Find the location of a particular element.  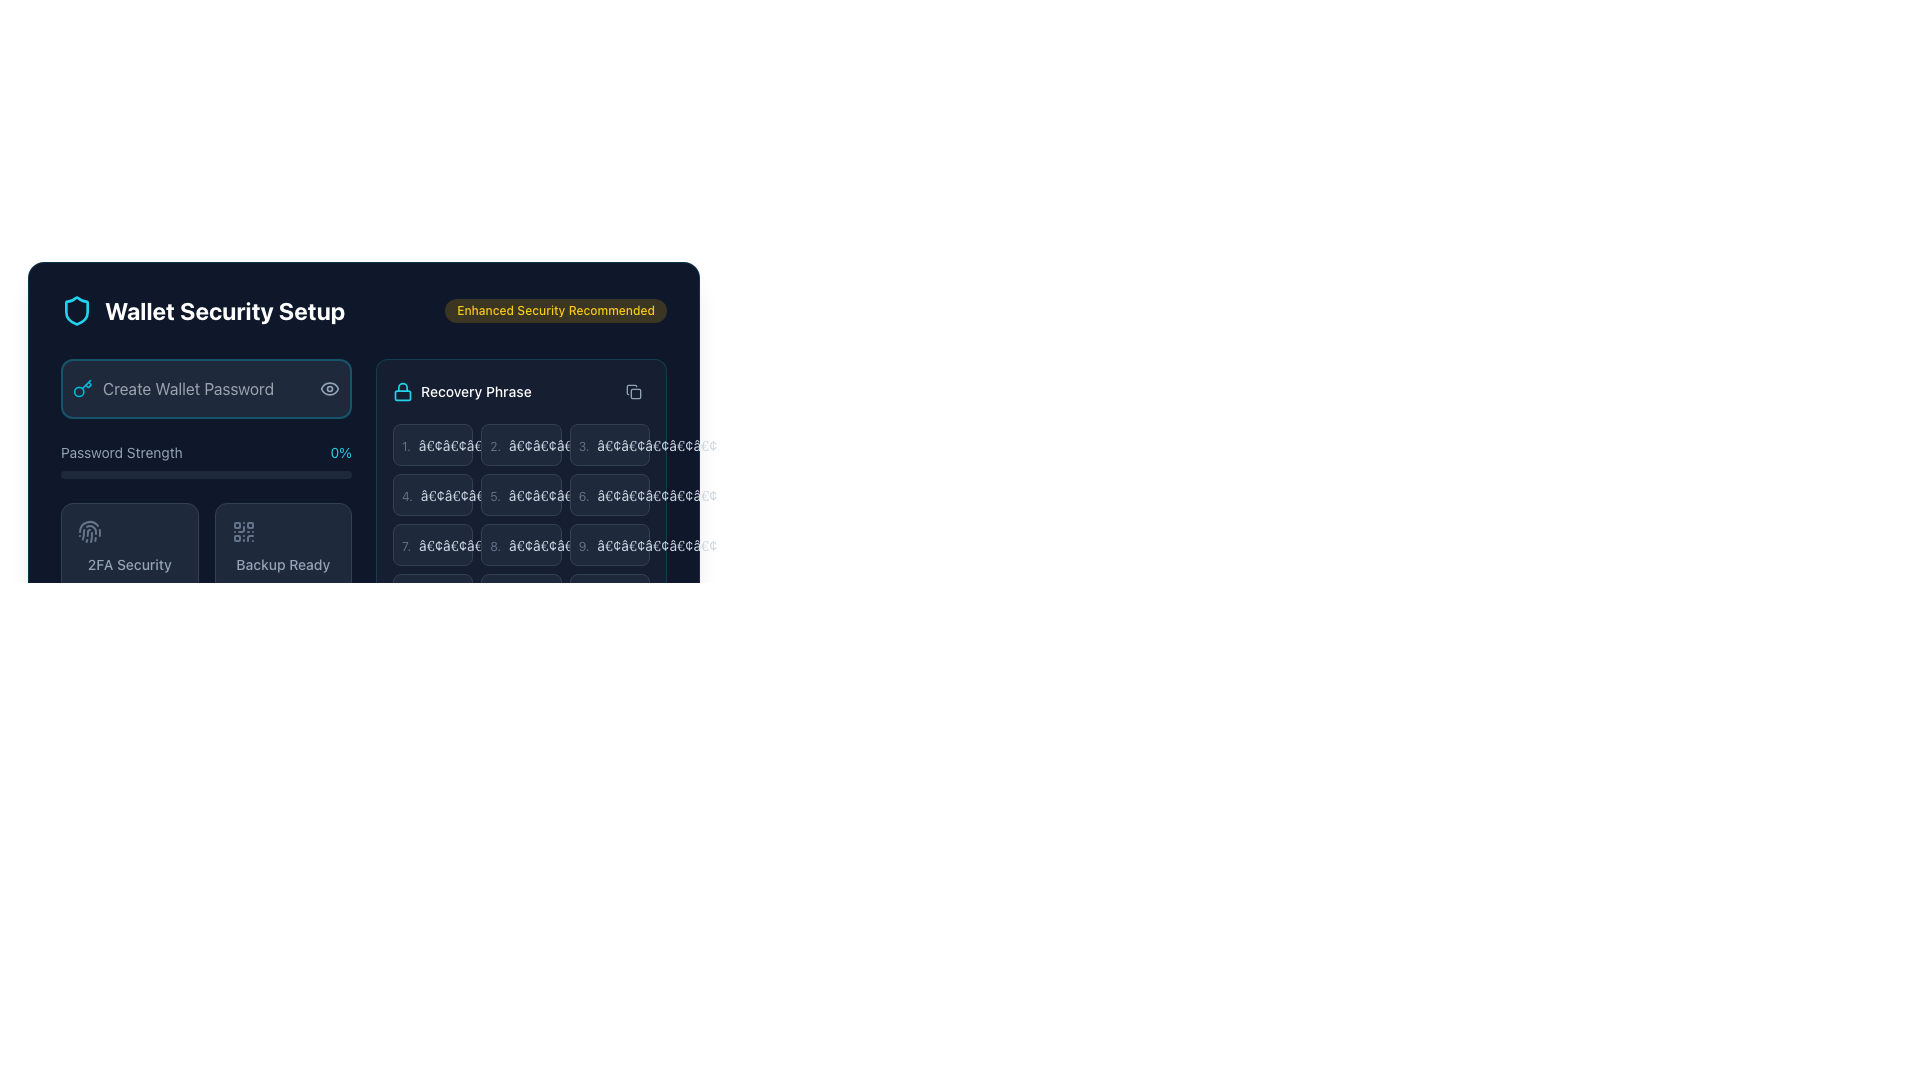

the password input field styled with a dark background and cyan highlights to focus and type the password is located at coordinates (206, 389).